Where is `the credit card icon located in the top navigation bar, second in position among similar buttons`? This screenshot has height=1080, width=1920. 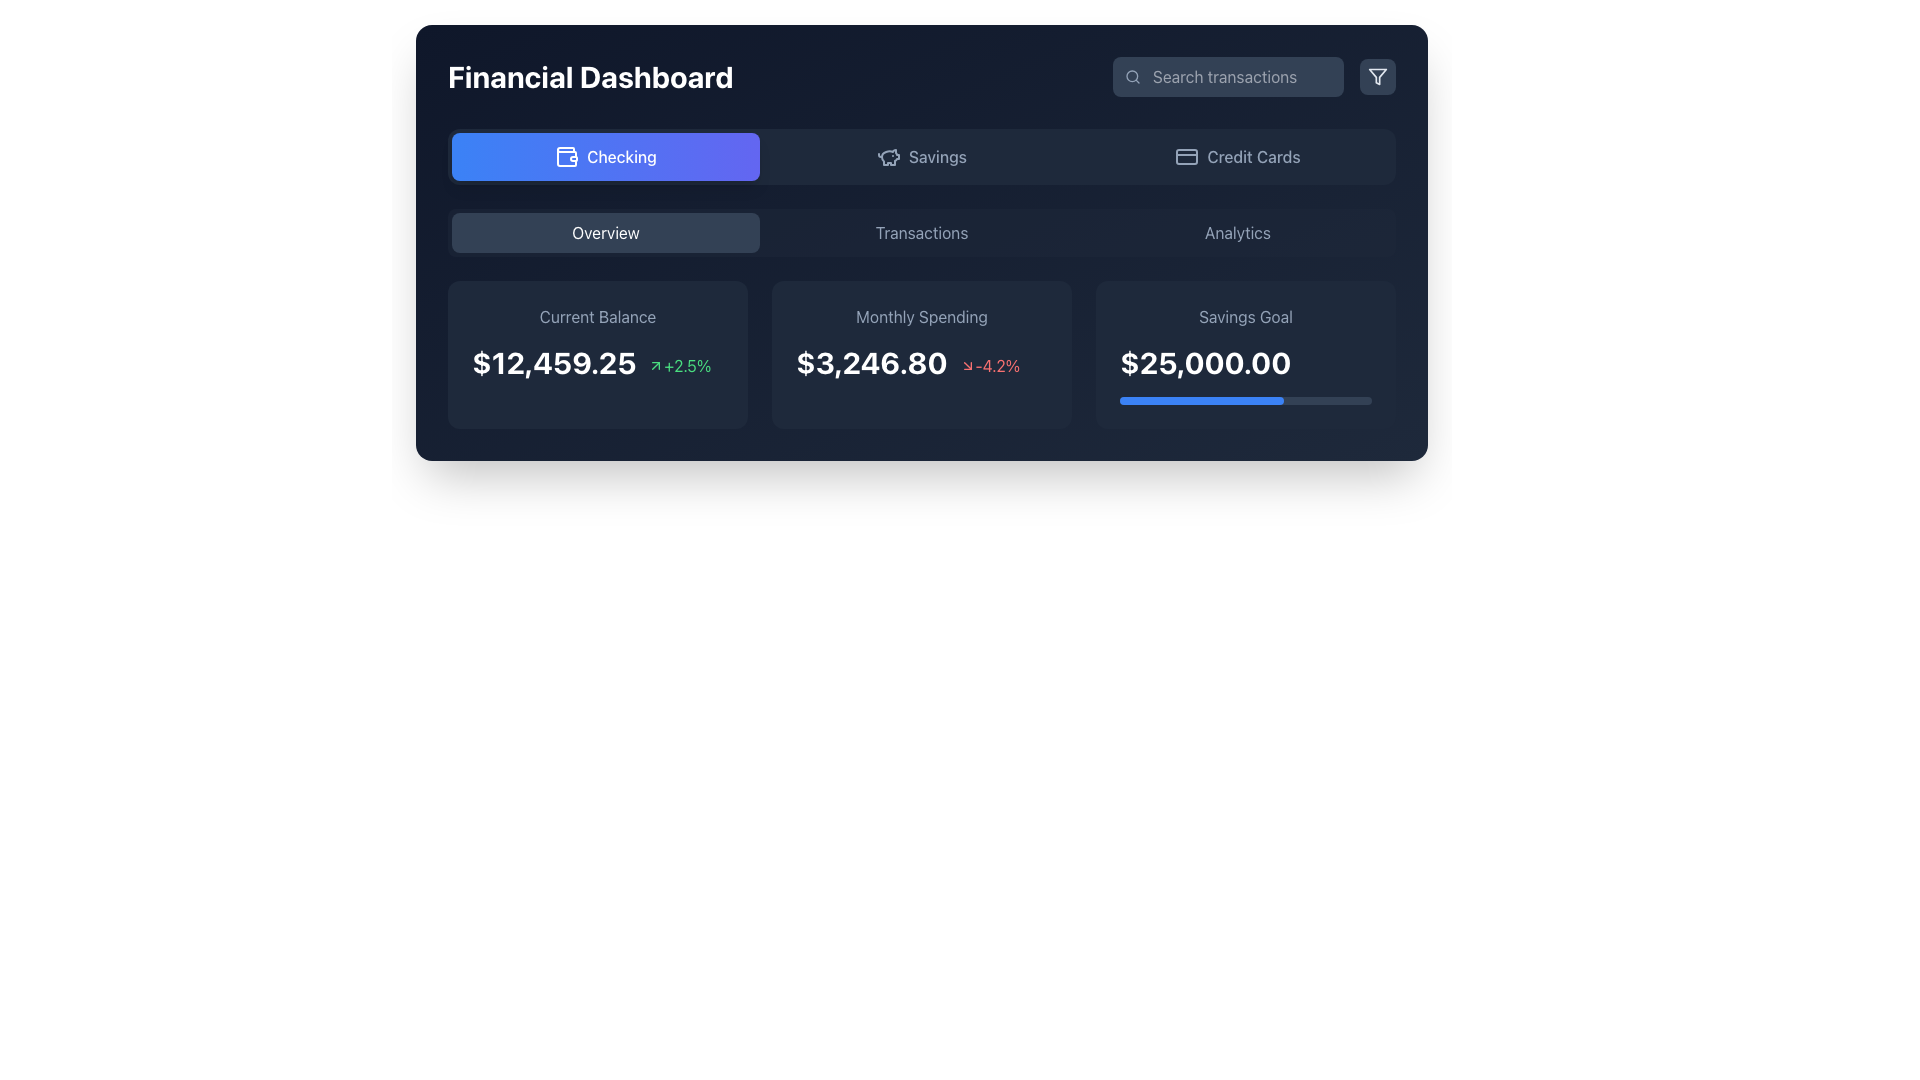
the credit card icon located in the top navigation bar, second in position among similar buttons is located at coordinates (1187, 156).